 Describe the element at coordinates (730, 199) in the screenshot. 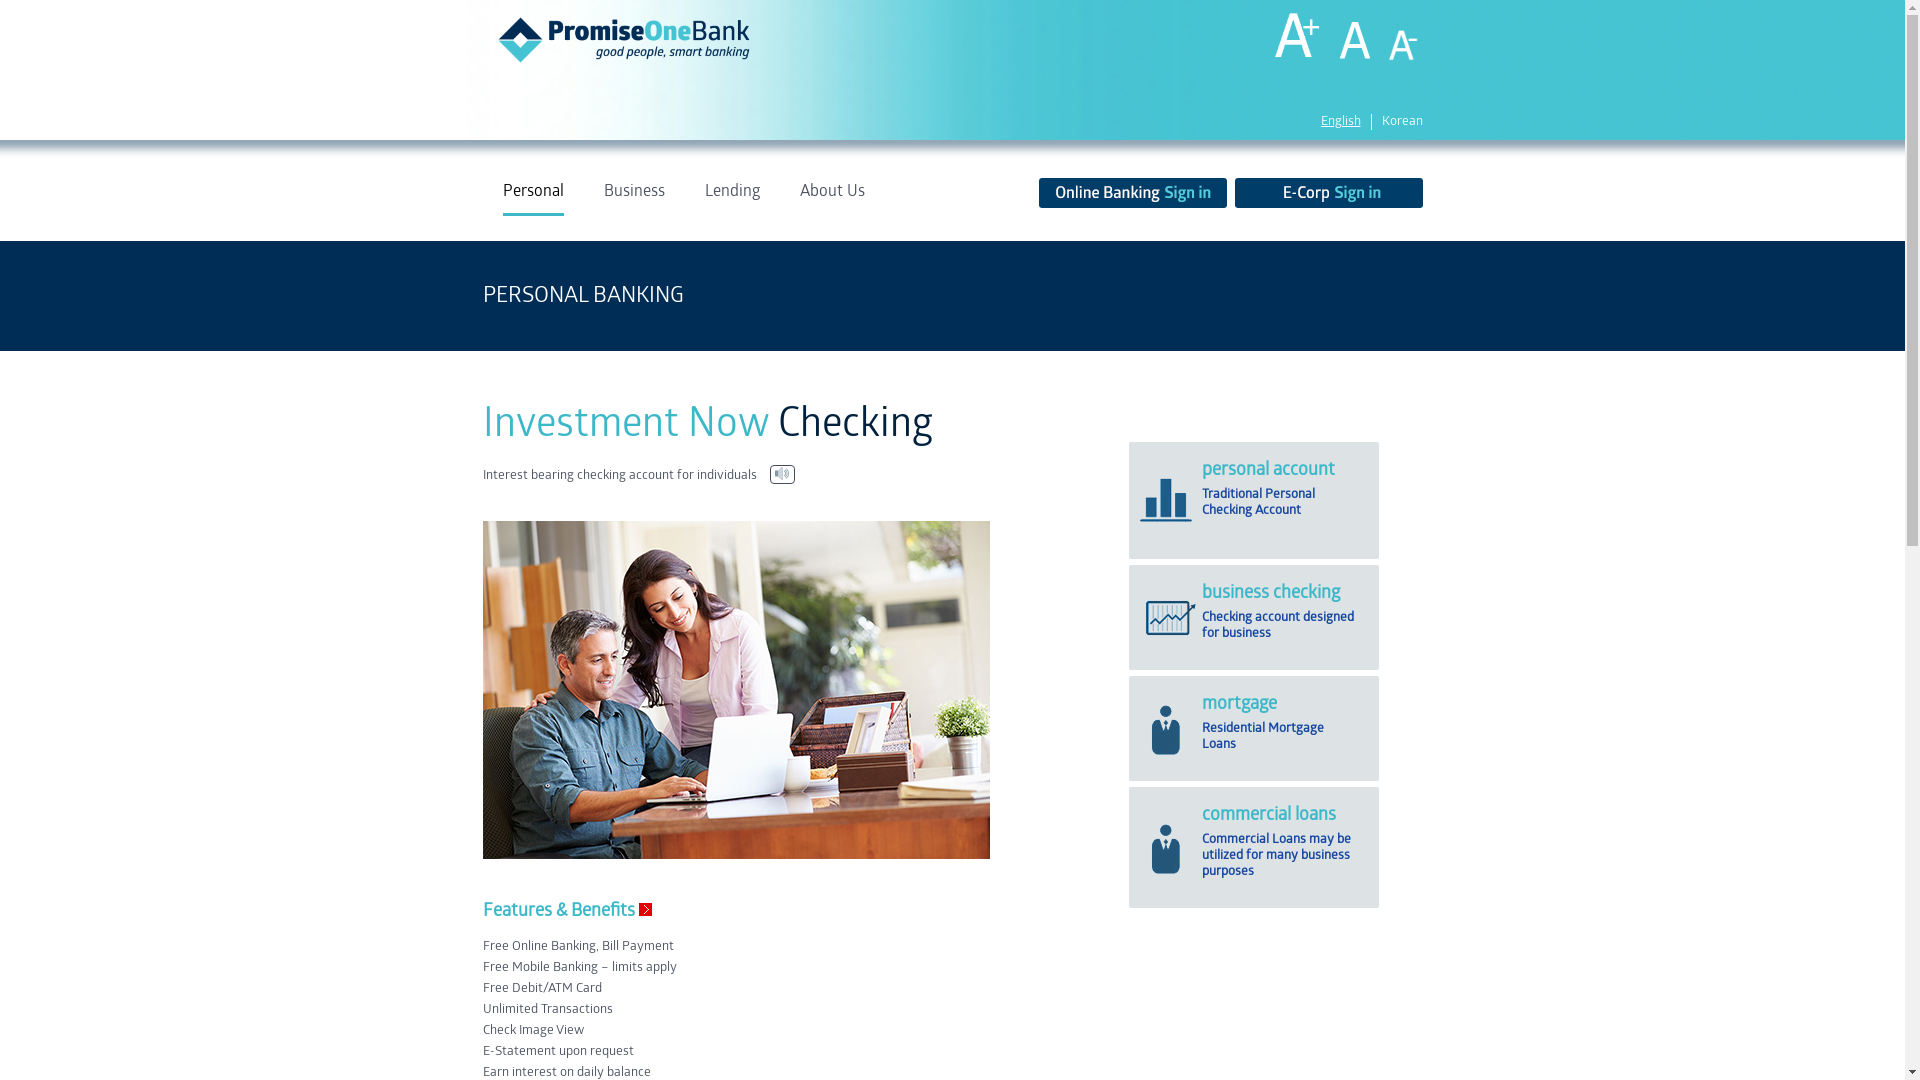

I see `'Lending'` at that location.